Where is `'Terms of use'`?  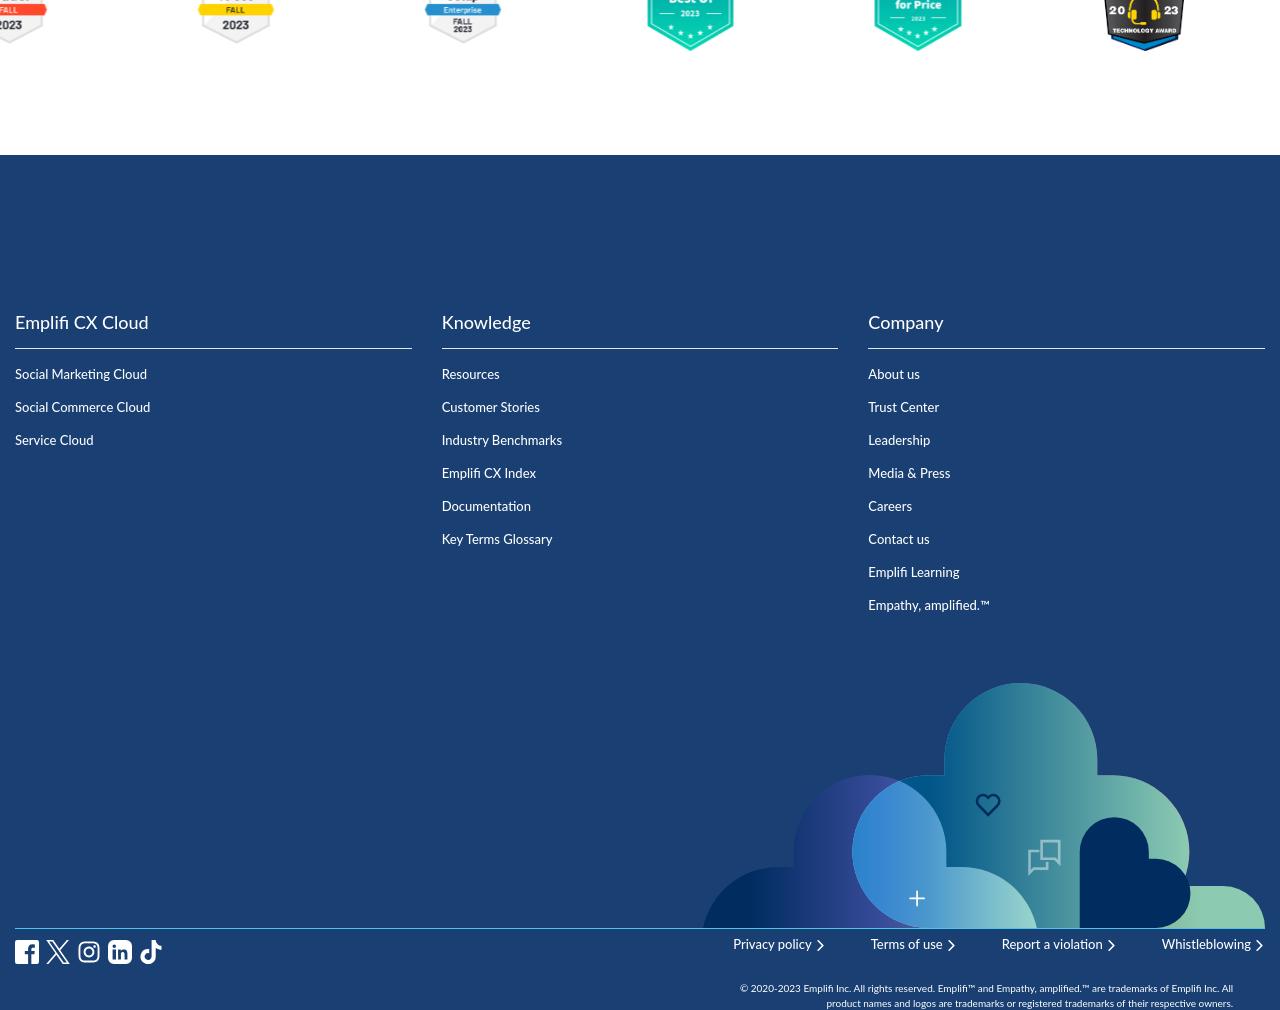 'Terms of use' is located at coordinates (904, 944).